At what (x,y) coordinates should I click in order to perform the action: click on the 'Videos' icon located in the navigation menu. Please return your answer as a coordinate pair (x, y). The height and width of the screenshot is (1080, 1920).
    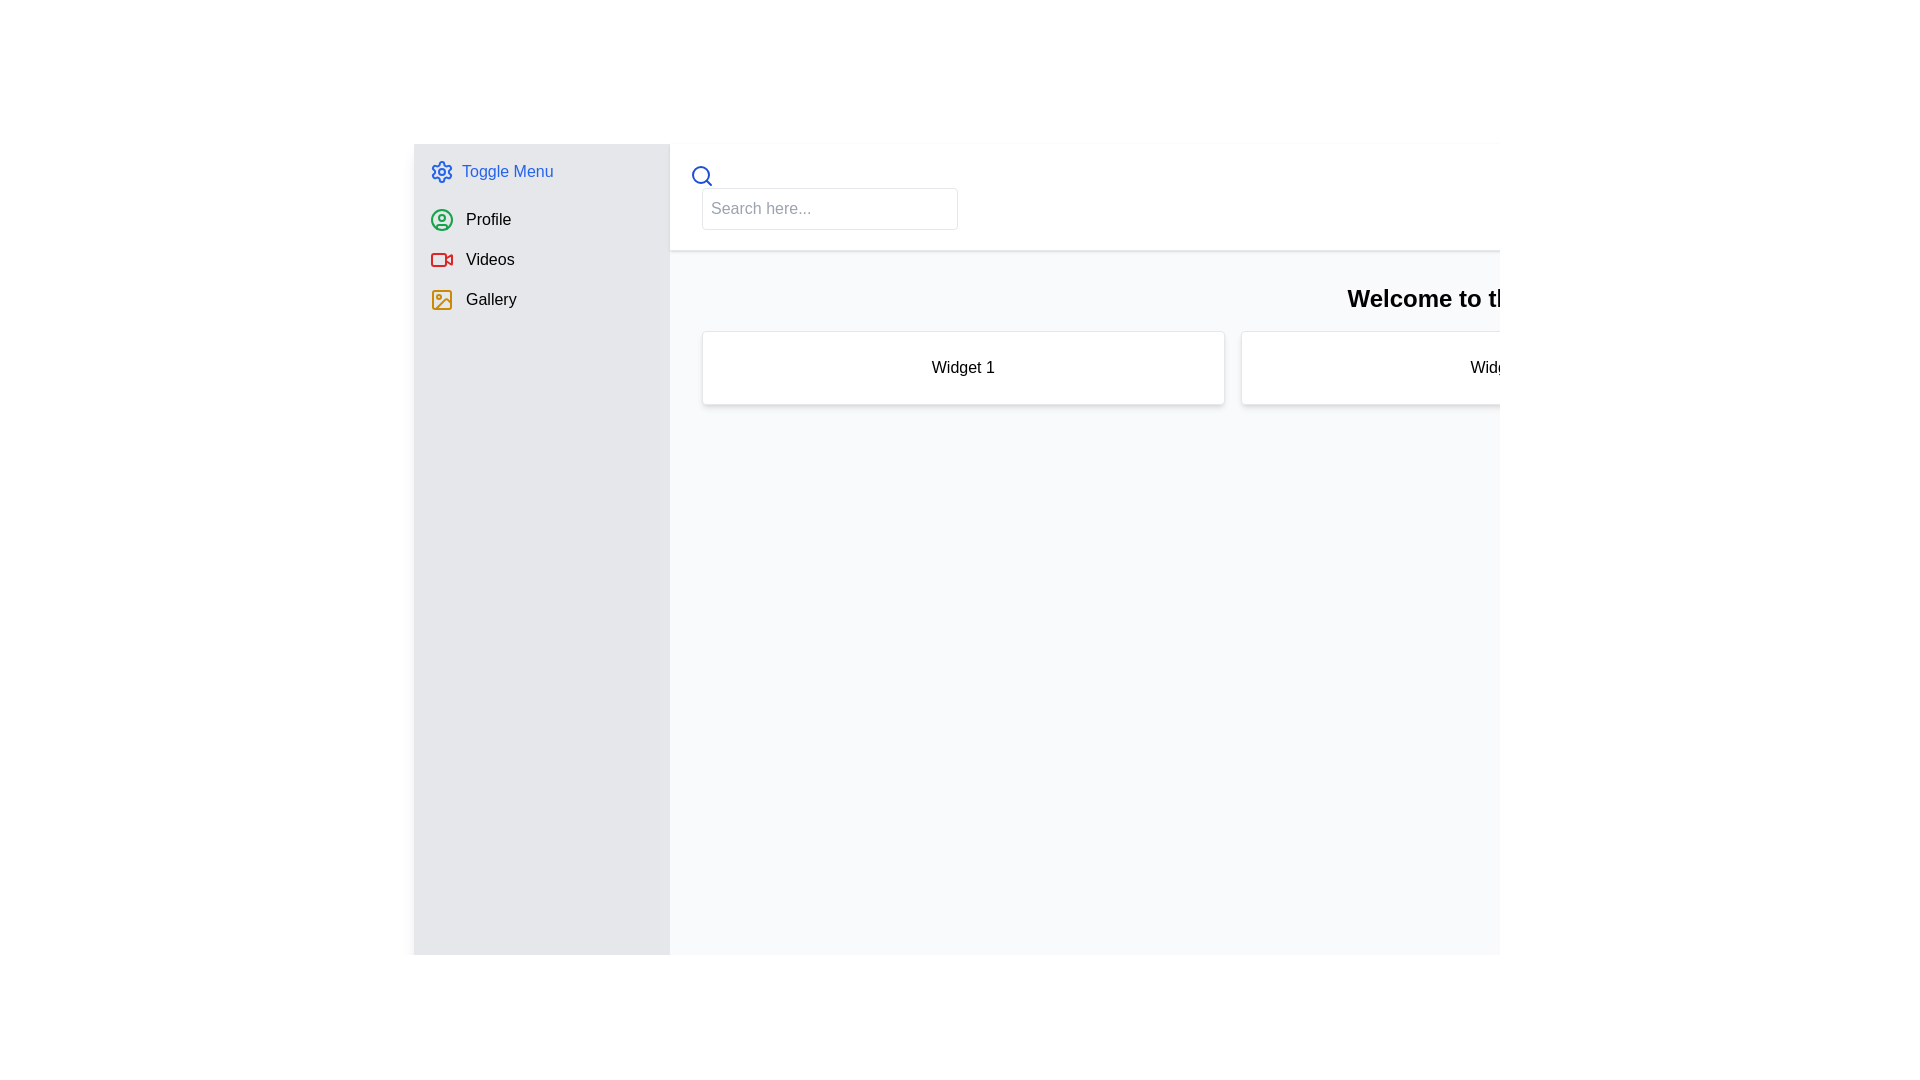
    Looking at the image, I should click on (440, 258).